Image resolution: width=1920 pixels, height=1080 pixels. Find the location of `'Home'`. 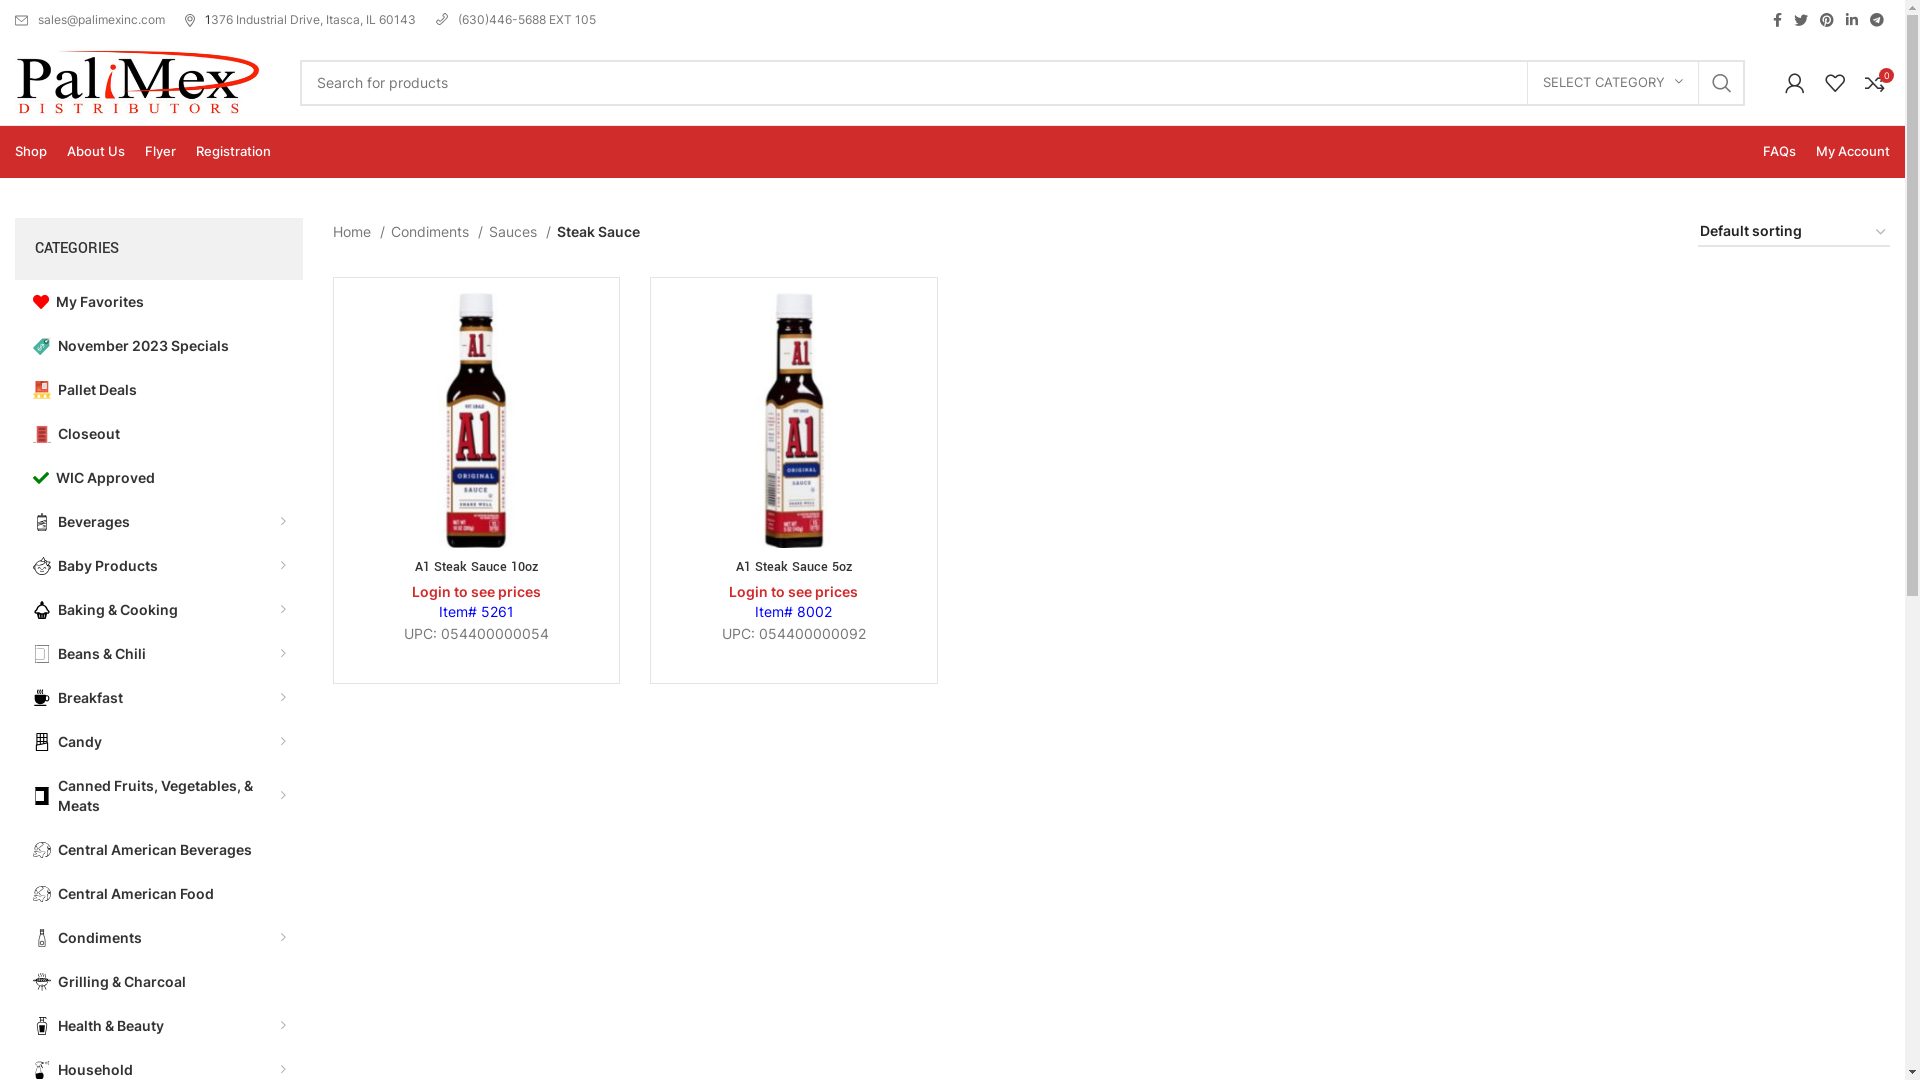

'Home' is located at coordinates (331, 230).